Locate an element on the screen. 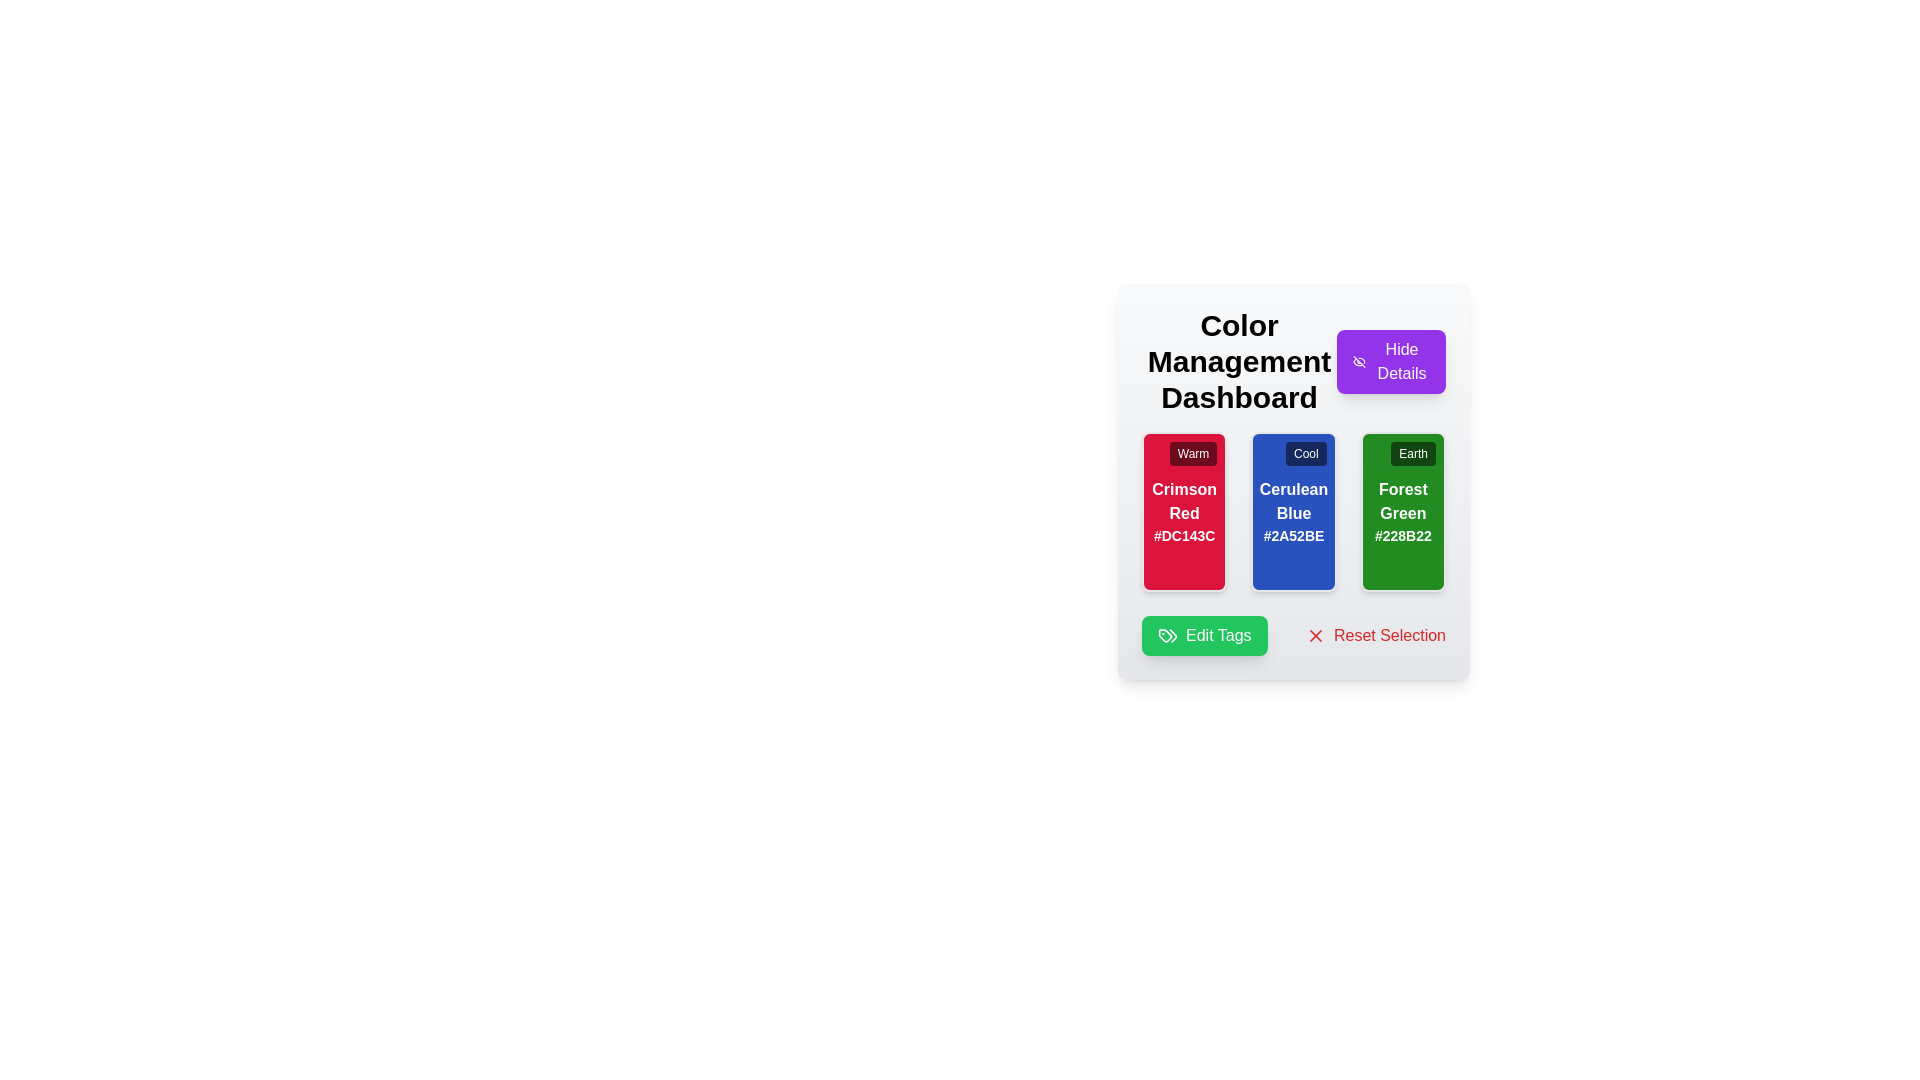 The height and width of the screenshot is (1080, 1920). the 'Hide' indicator icon located to the left of the 'Hide Details' button on the Color Management Dashboard is located at coordinates (1359, 362).